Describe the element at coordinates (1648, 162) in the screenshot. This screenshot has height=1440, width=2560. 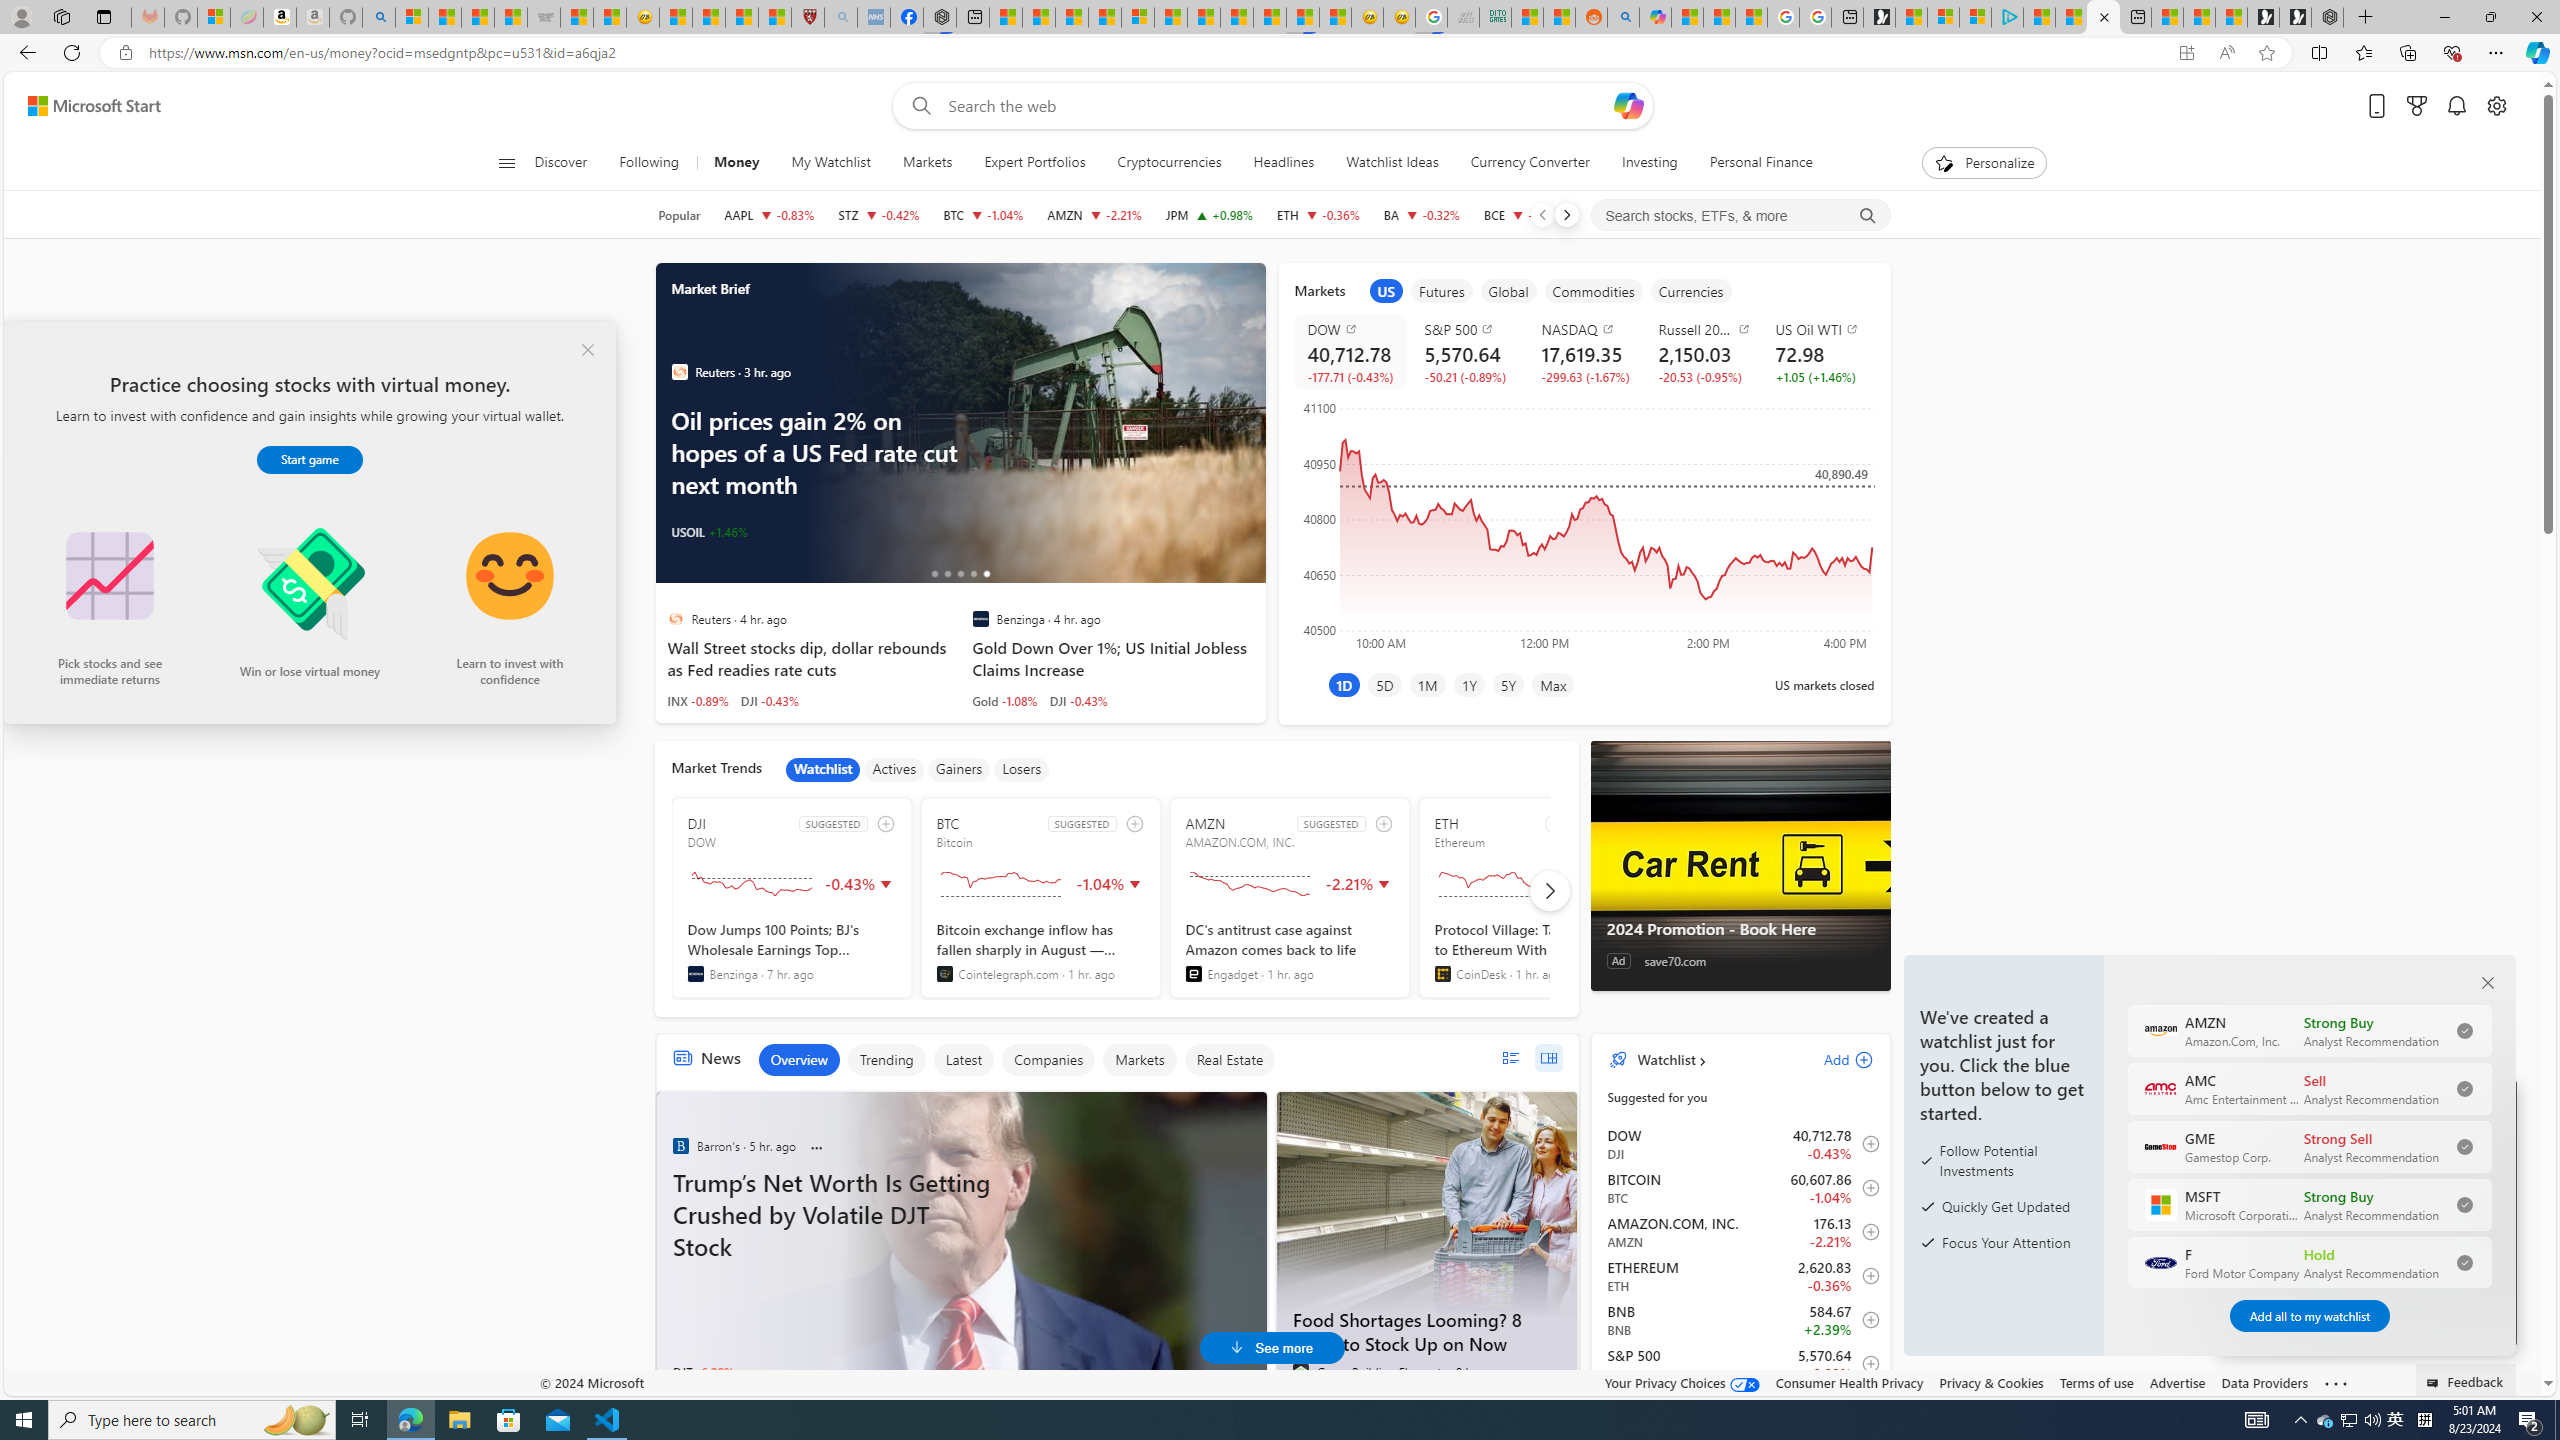
I see `'Investing'` at that location.